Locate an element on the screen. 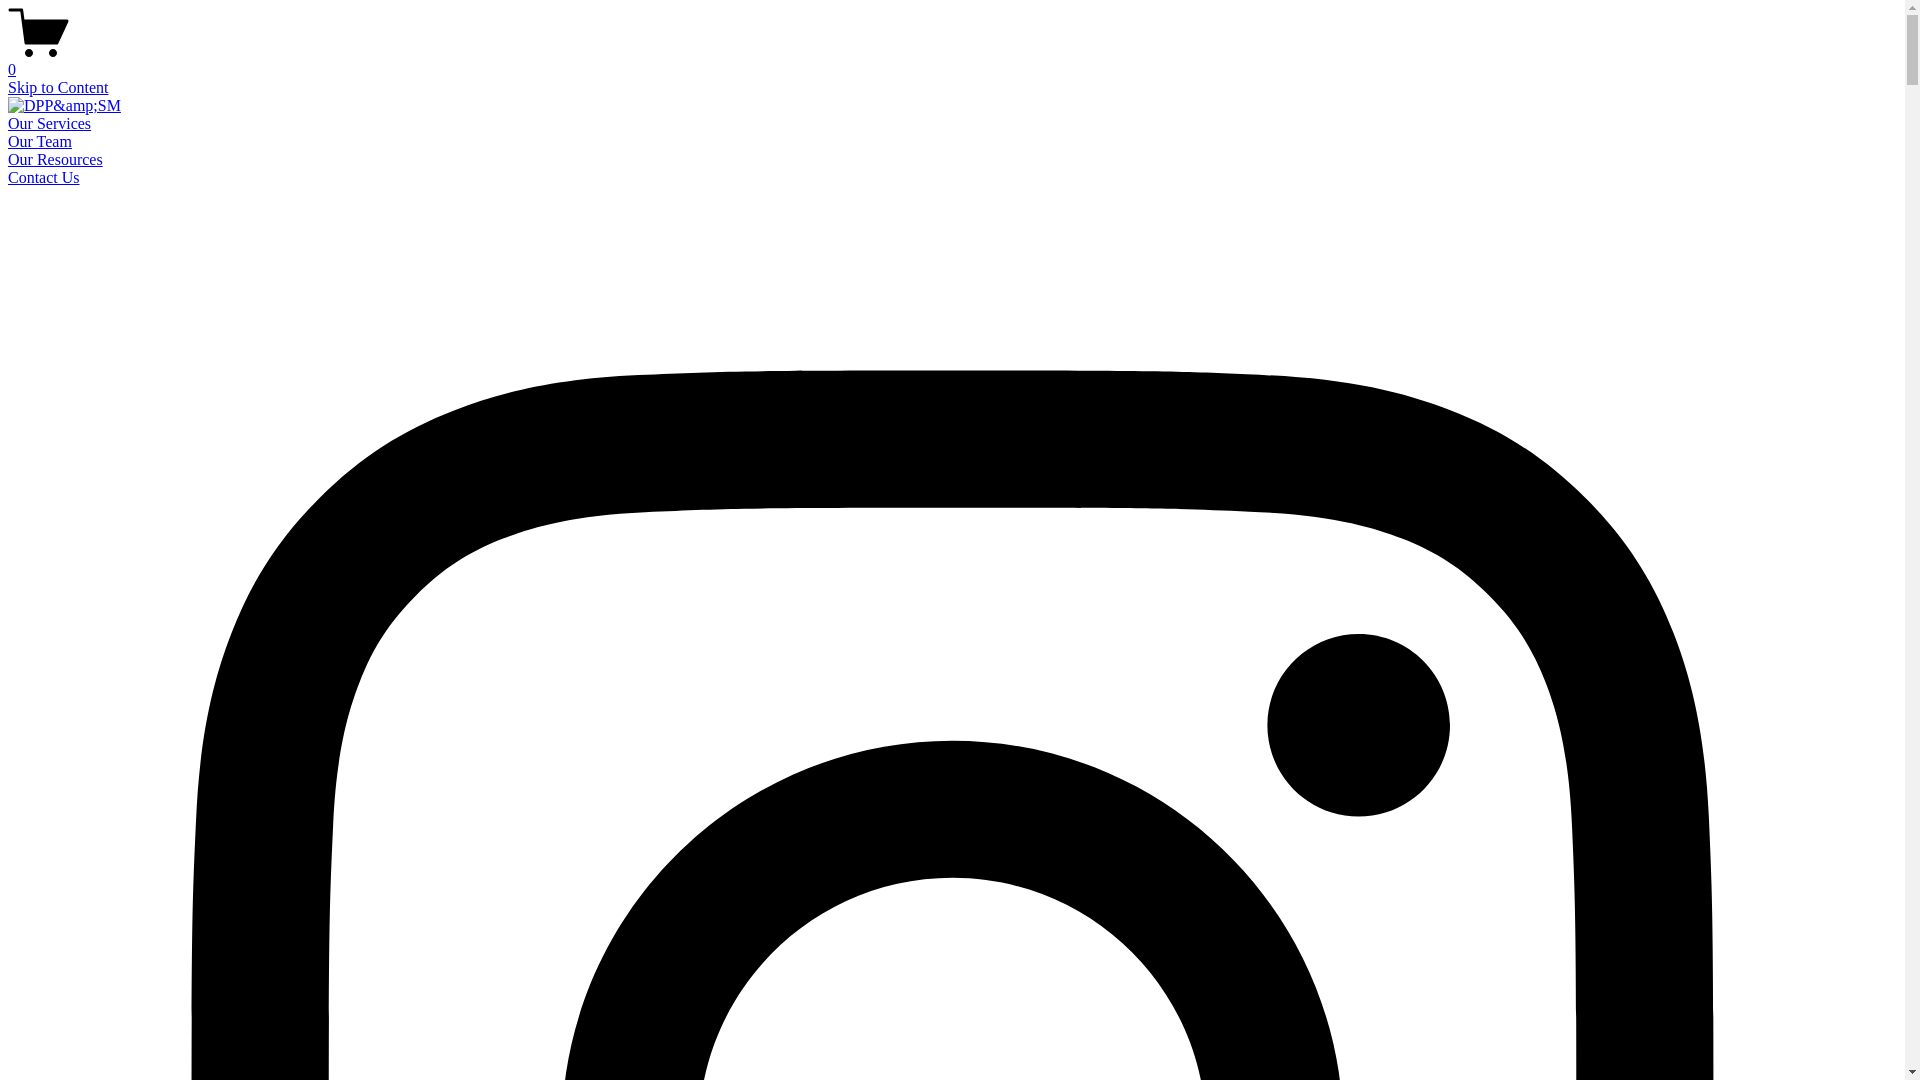 The width and height of the screenshot is (1920, 1080). '0' is located at coordinates (951, 60).